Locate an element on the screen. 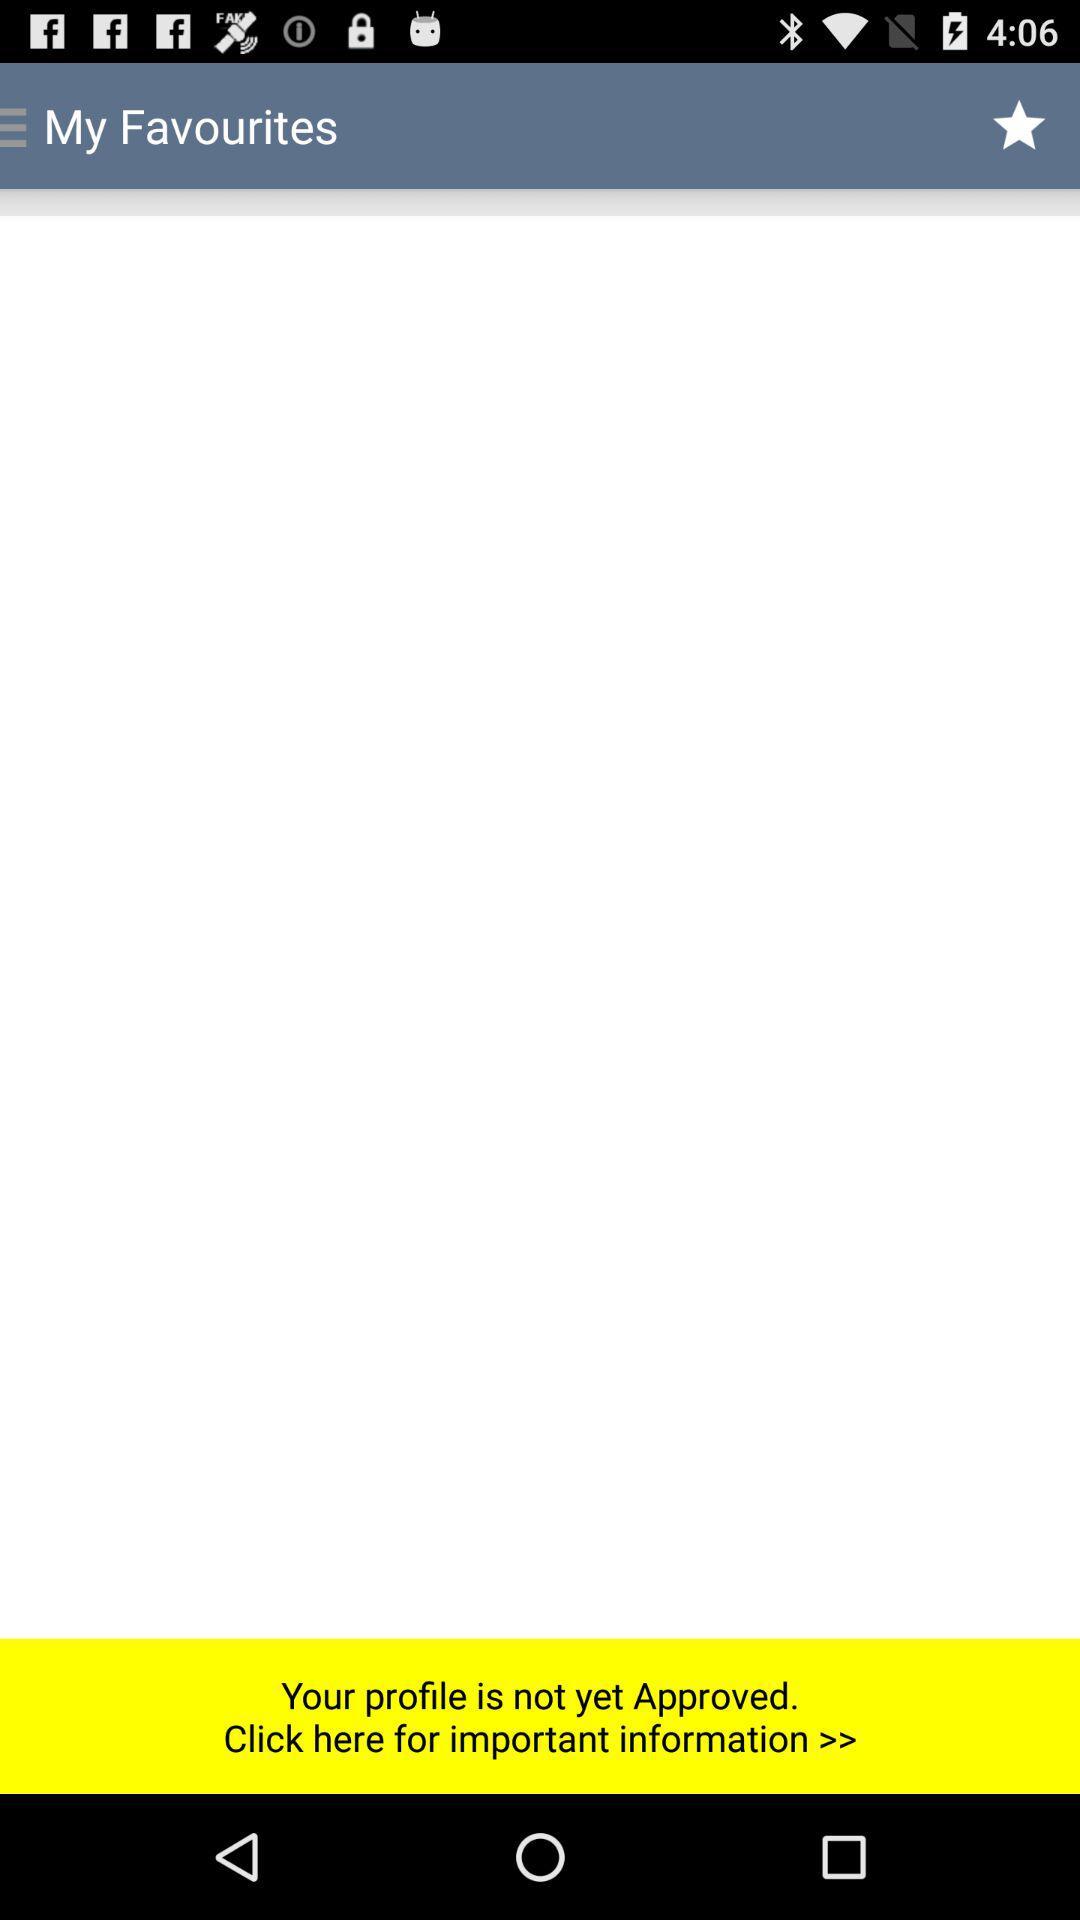 This screenshot has width=1080, height=1920. icon at the center is located at coordinates (540, 926).